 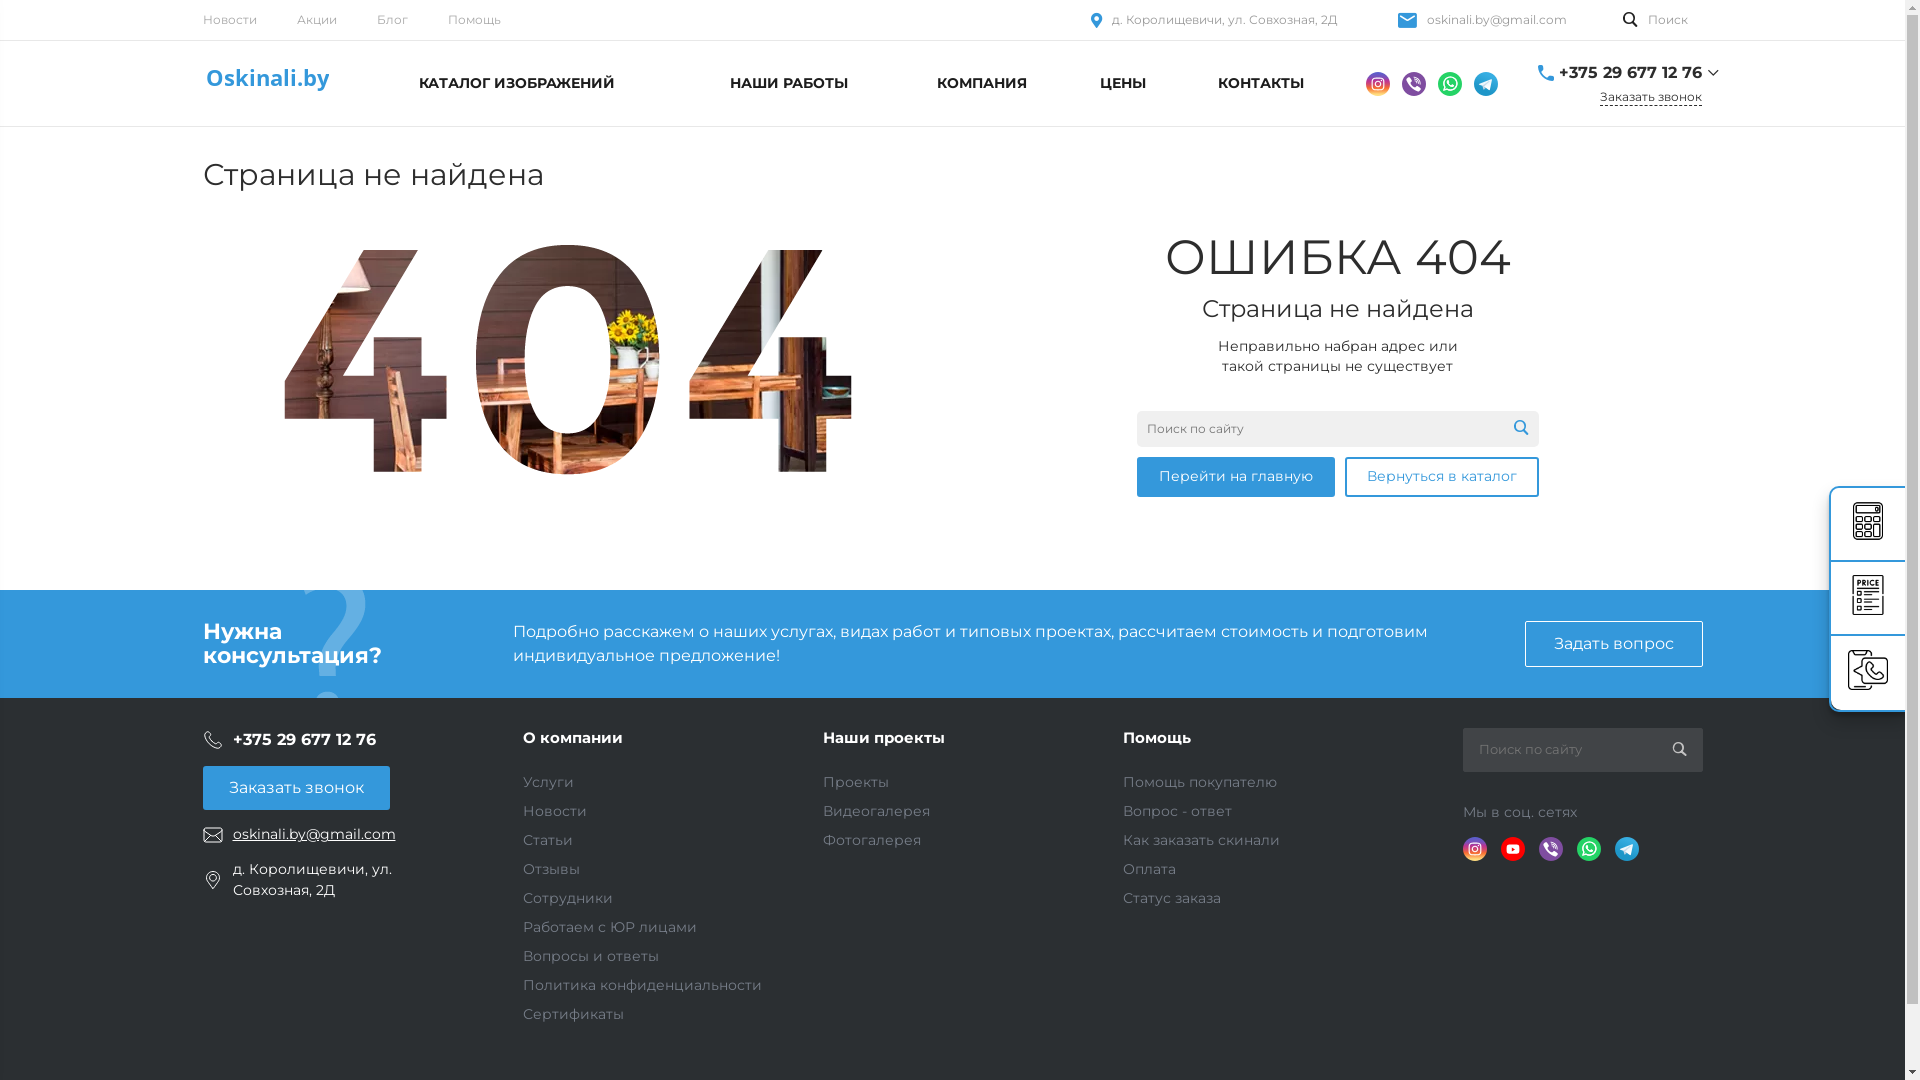 What do you see at coordinates (1629, 72) in the screenshot?
I see `'+375 29 677 12 76'` at bounding box center [1629, 72].